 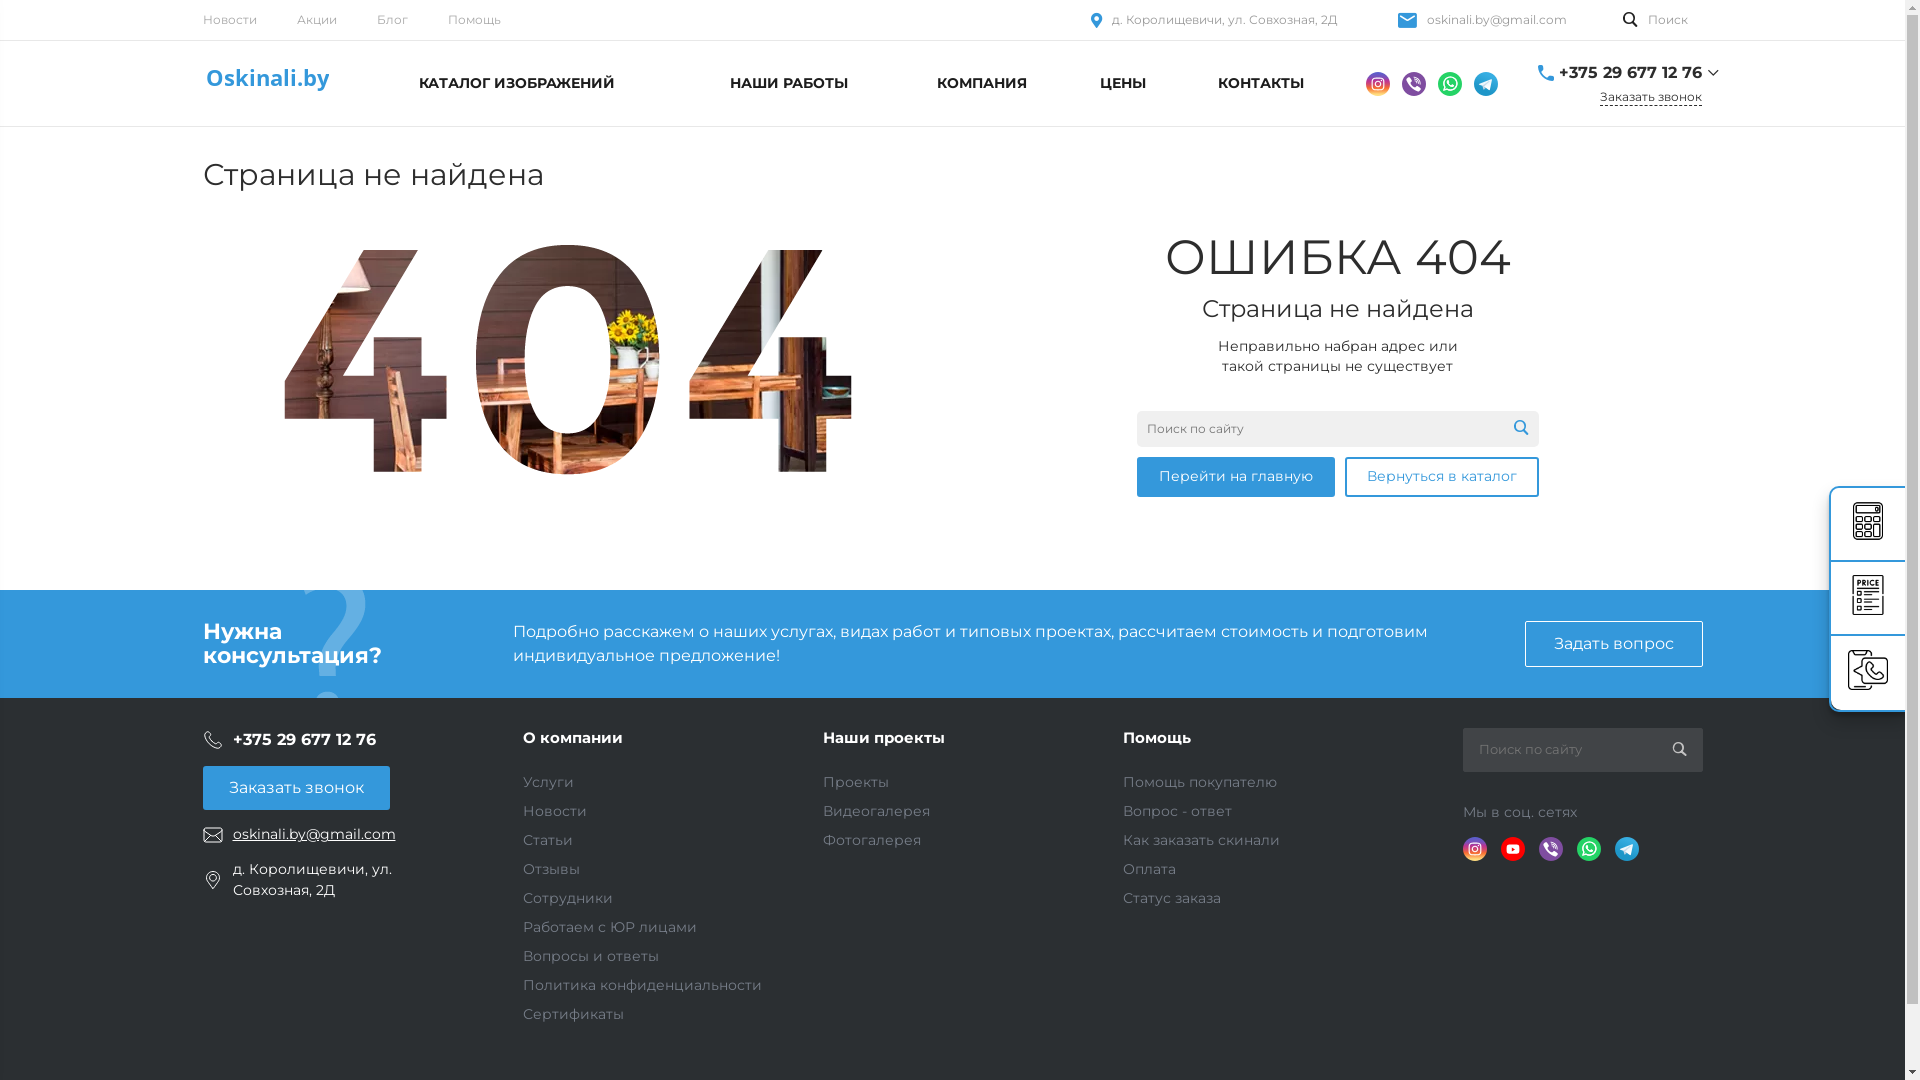 What do you see at coordinates (1629, 72) in the screenshot?
I see `'+375 29 677 12 76'` at bounding box center [1629, 72].